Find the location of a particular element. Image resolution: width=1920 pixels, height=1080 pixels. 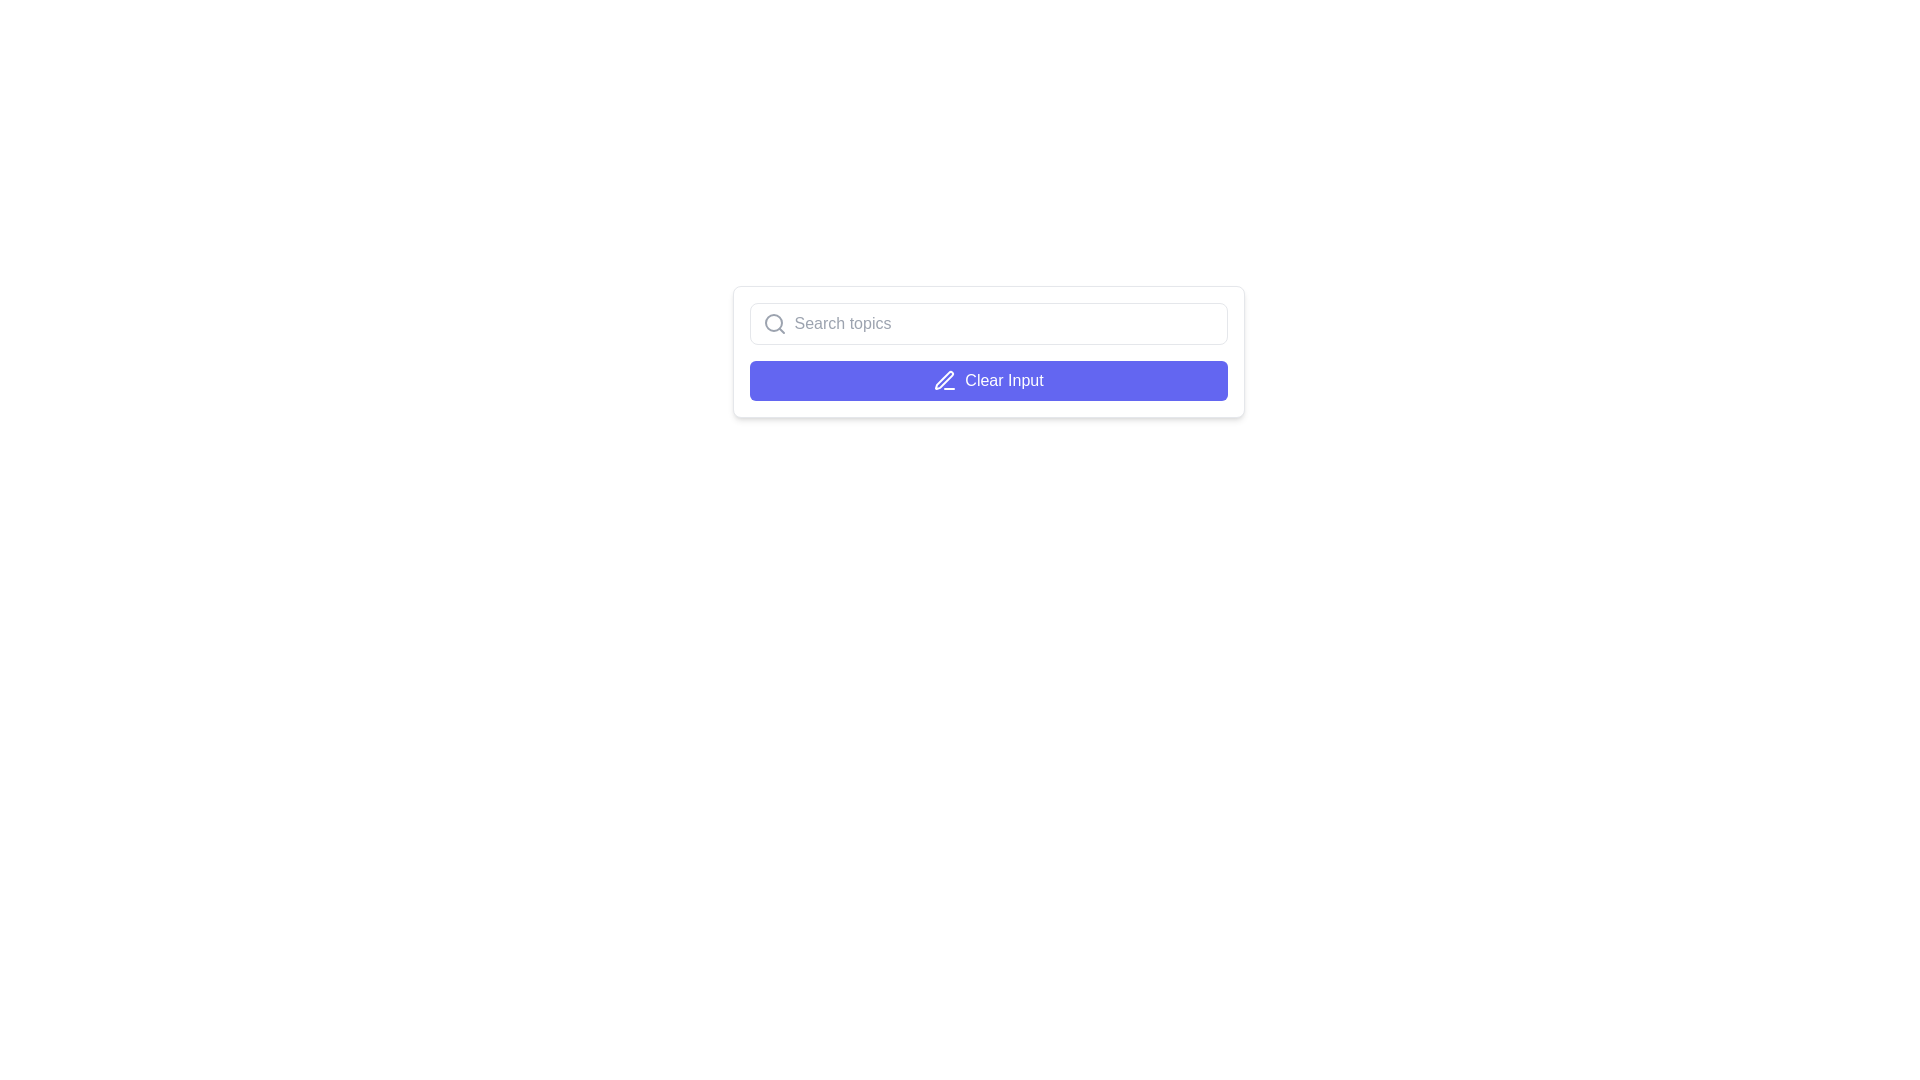

the Decorative SVG icon resembling a pen or edit tool, which is located within the 'Clear Input' button and is horizontally centered relative to it is located at coordinates (944, 381).